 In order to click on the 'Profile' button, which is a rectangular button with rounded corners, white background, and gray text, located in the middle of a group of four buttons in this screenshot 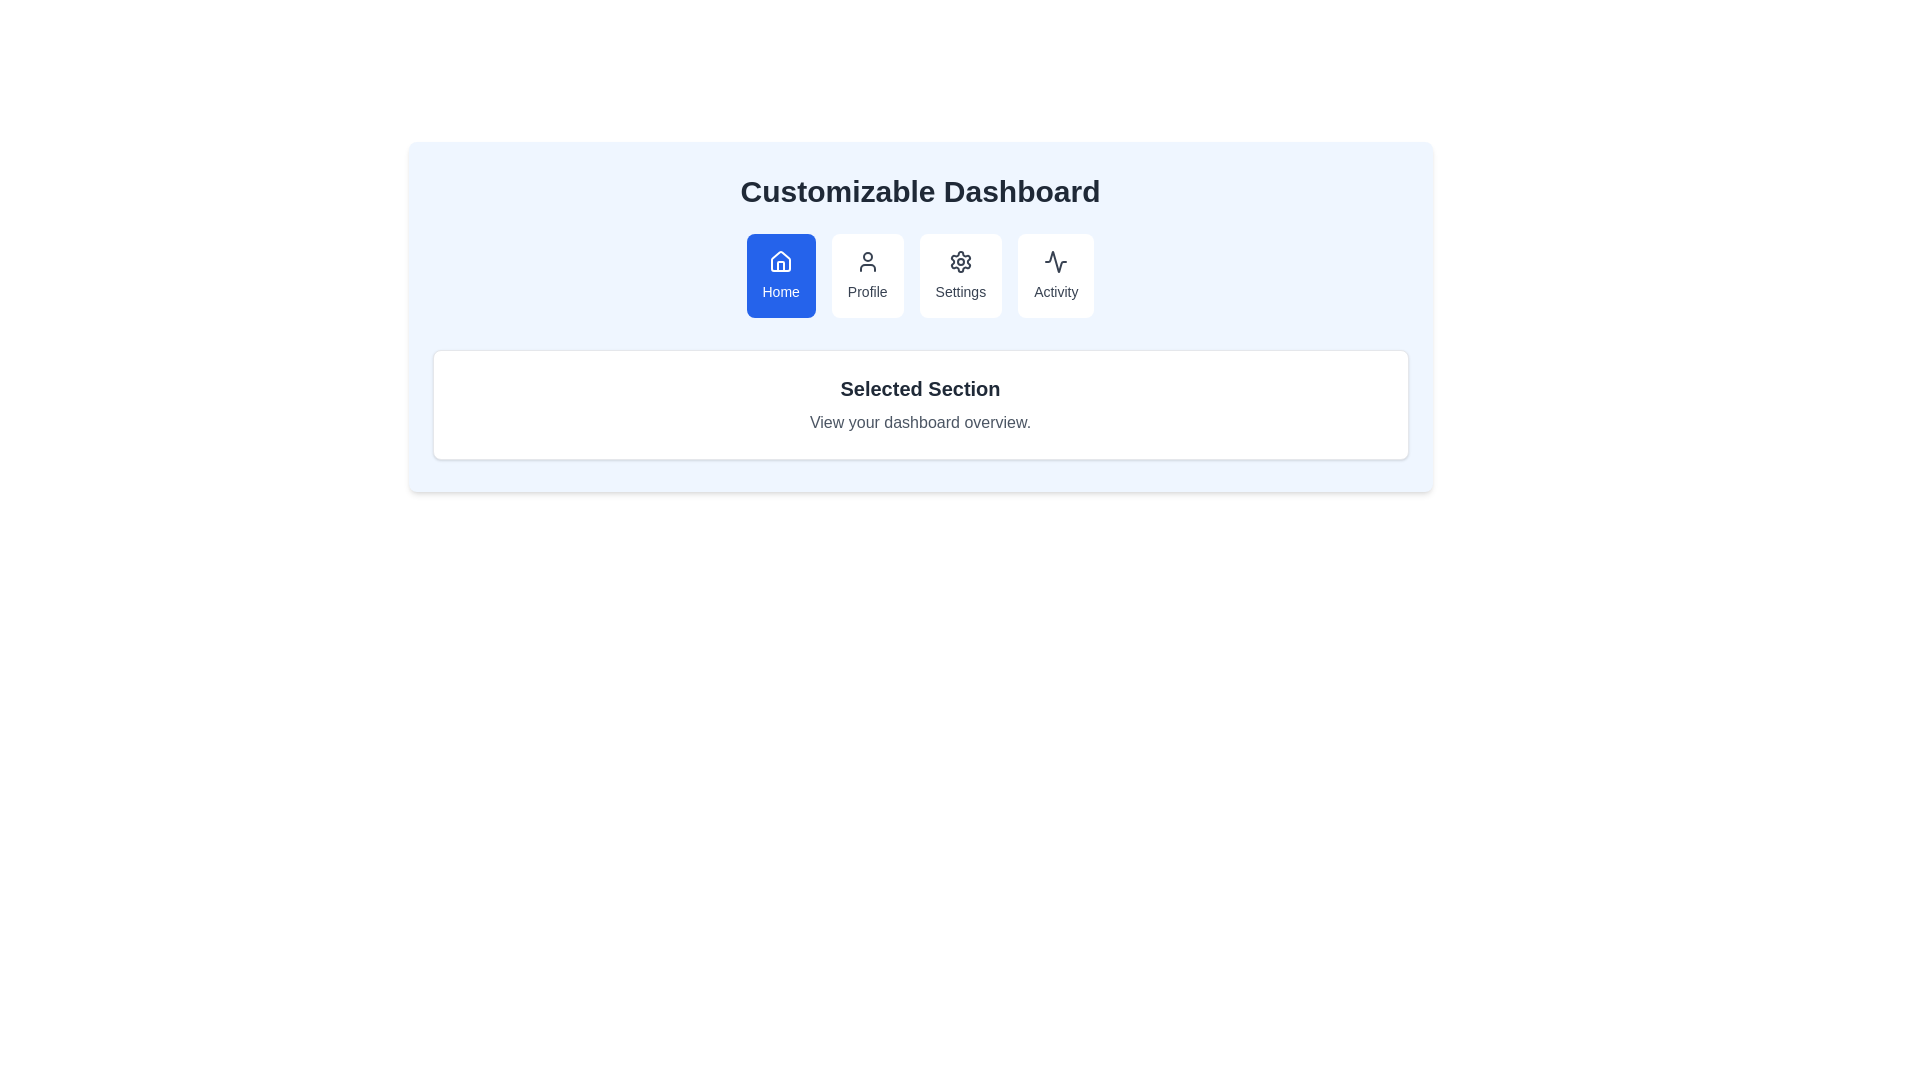, I will do `click(867, 276)`.